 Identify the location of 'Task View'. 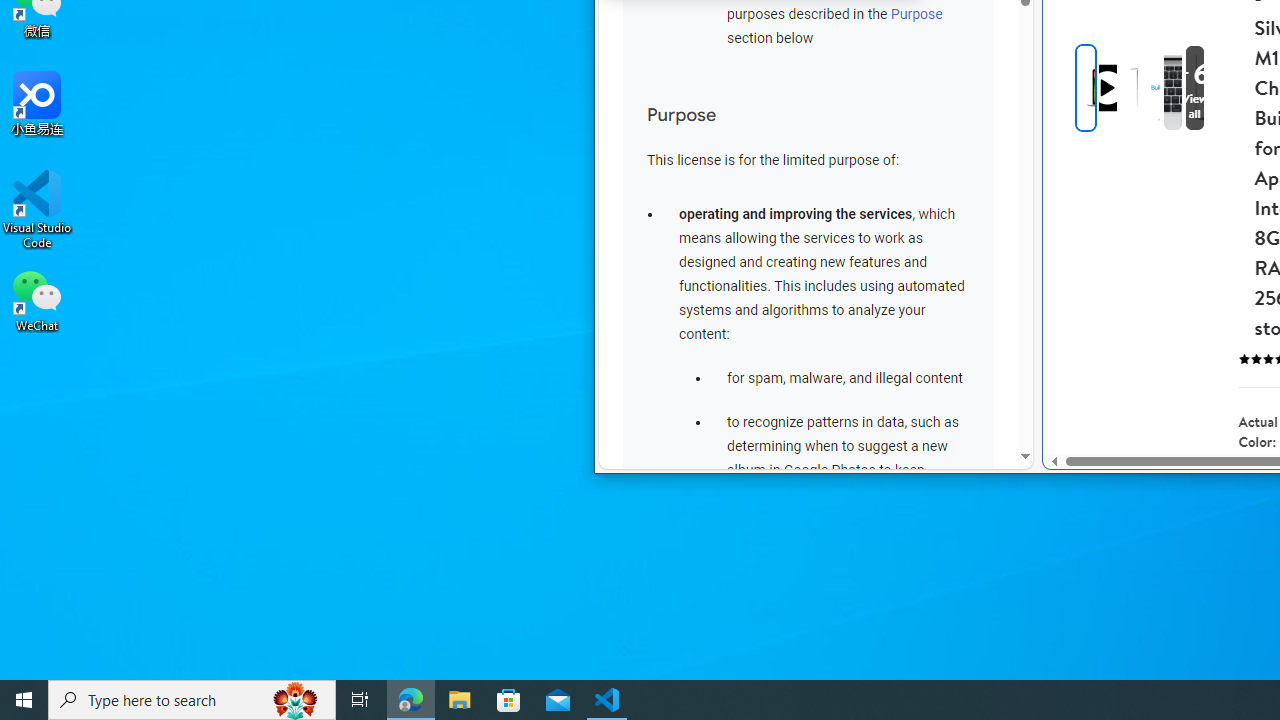
(359, 698).